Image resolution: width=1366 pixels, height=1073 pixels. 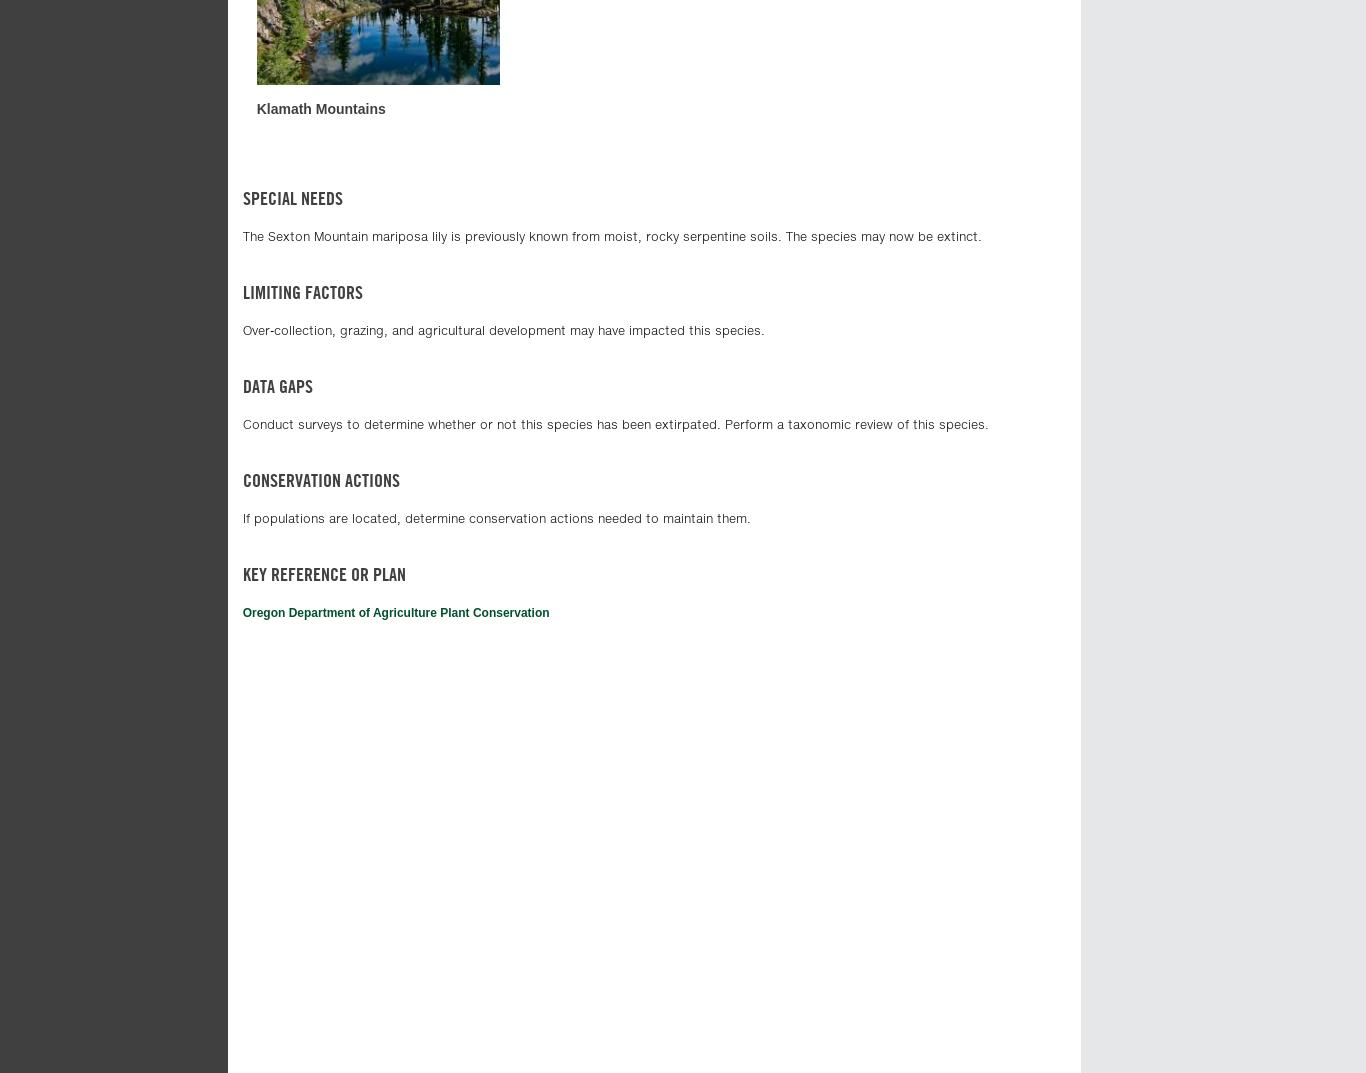 I want to click on 'Conduct surveys to determine whether or not this species has been extirpated. Perform a taxonomic review of this species.', so click(x=242, y=424).